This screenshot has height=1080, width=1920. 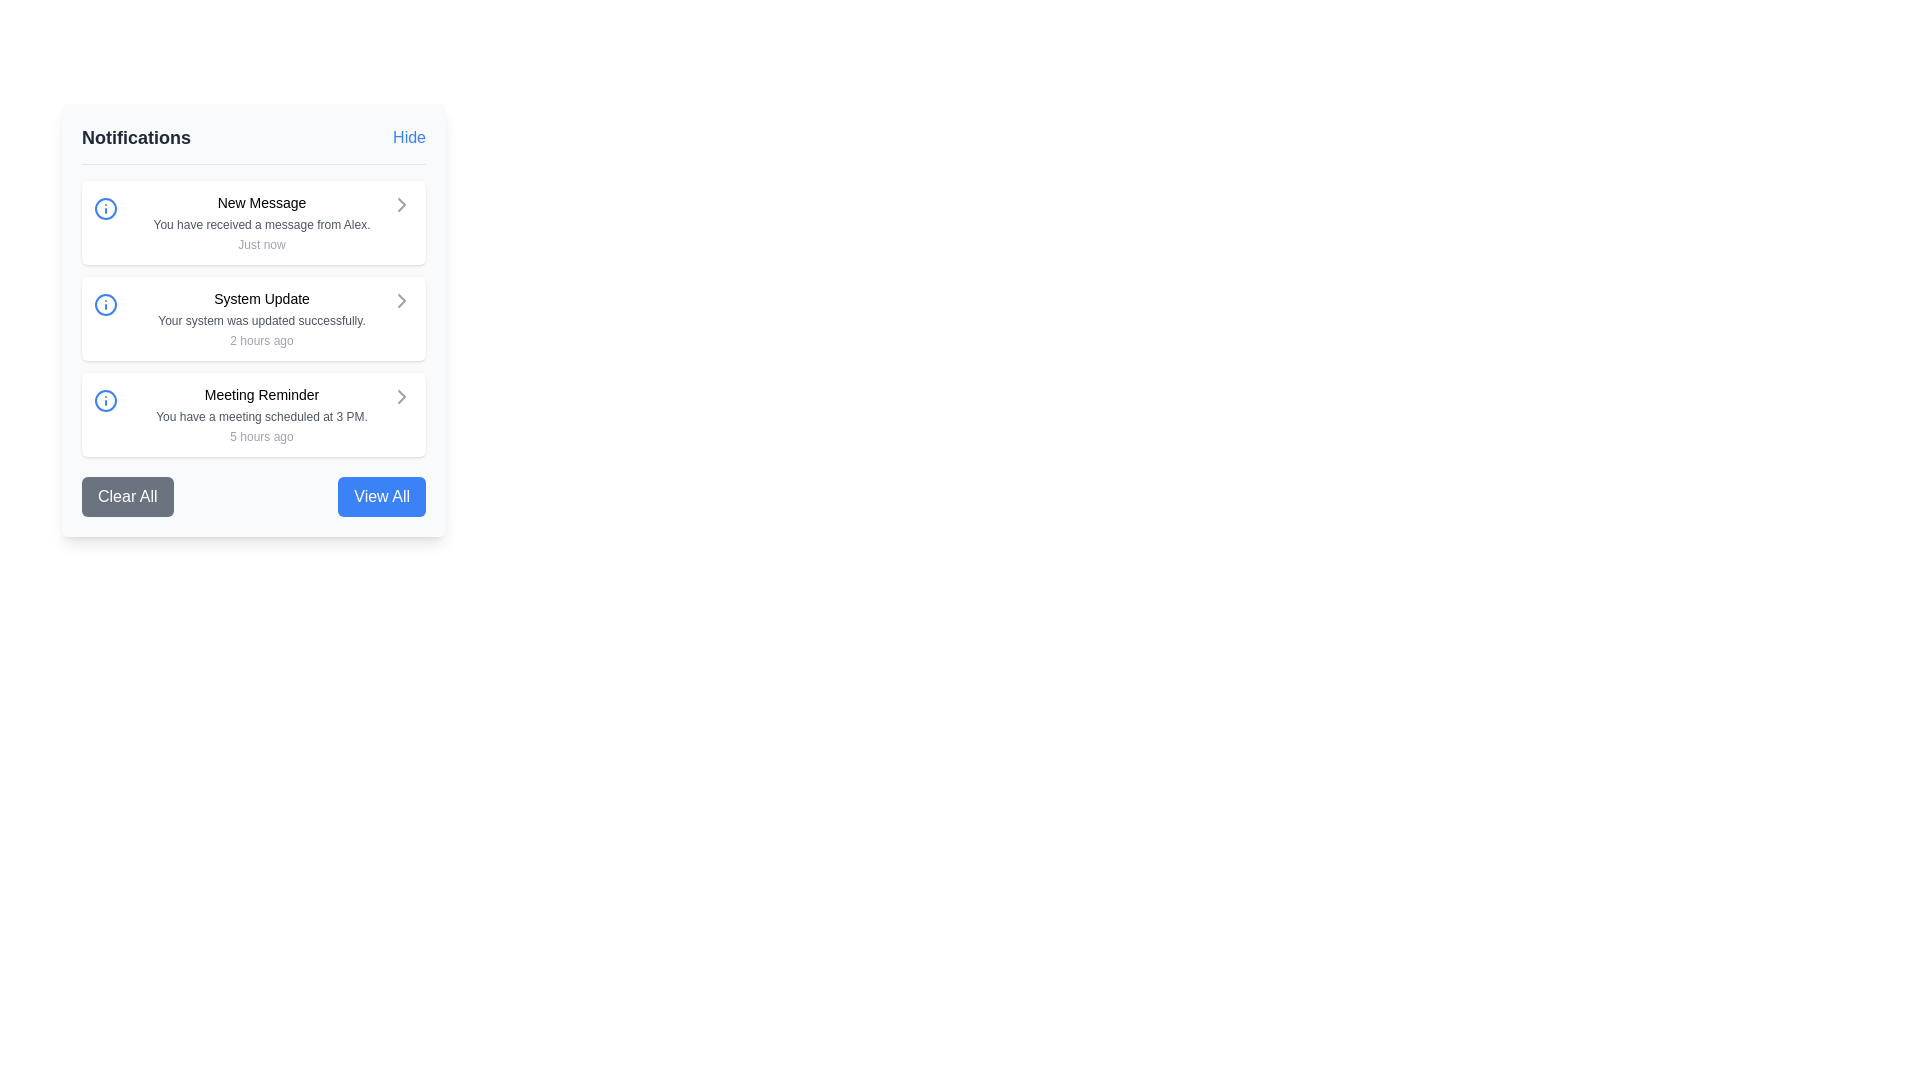 What do you see at coordinates (261, 414) in the screenshot?
I see `the third notification card displaying the reminder notification about a meeting scheduled at 3 PM` at bounding box center [261, 414].